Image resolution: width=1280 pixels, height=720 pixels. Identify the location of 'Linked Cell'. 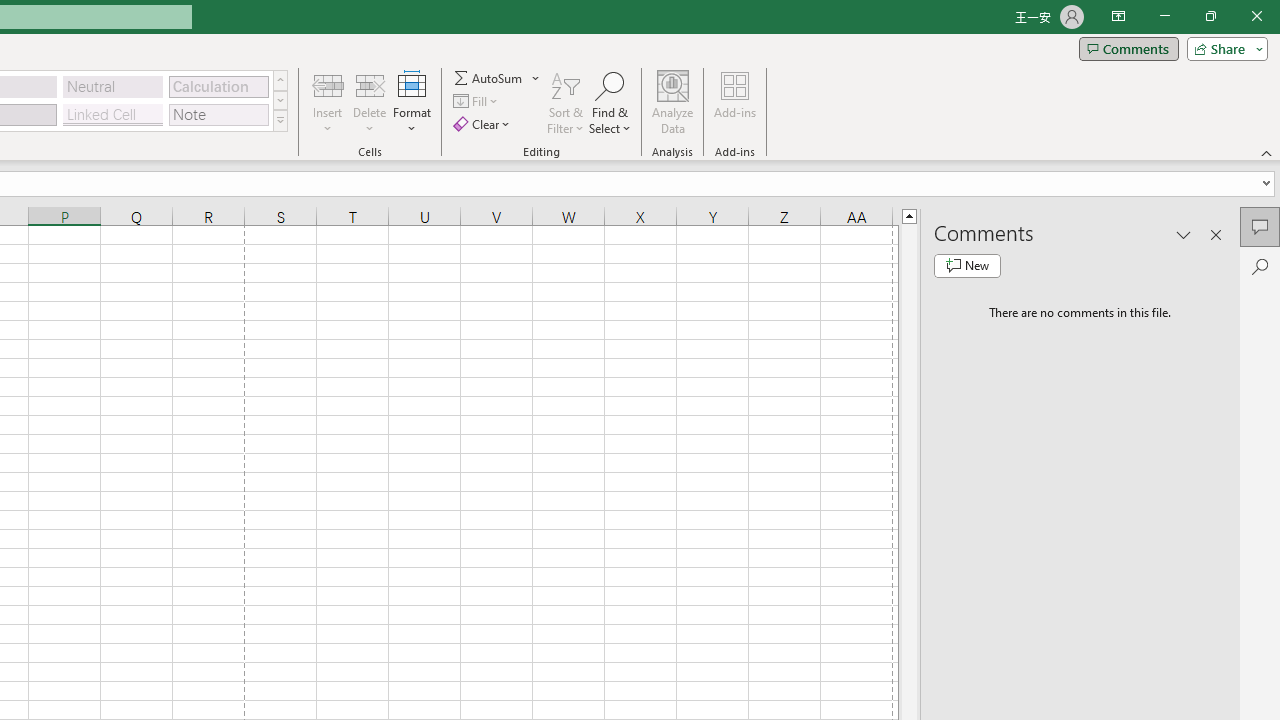
(112, 114).